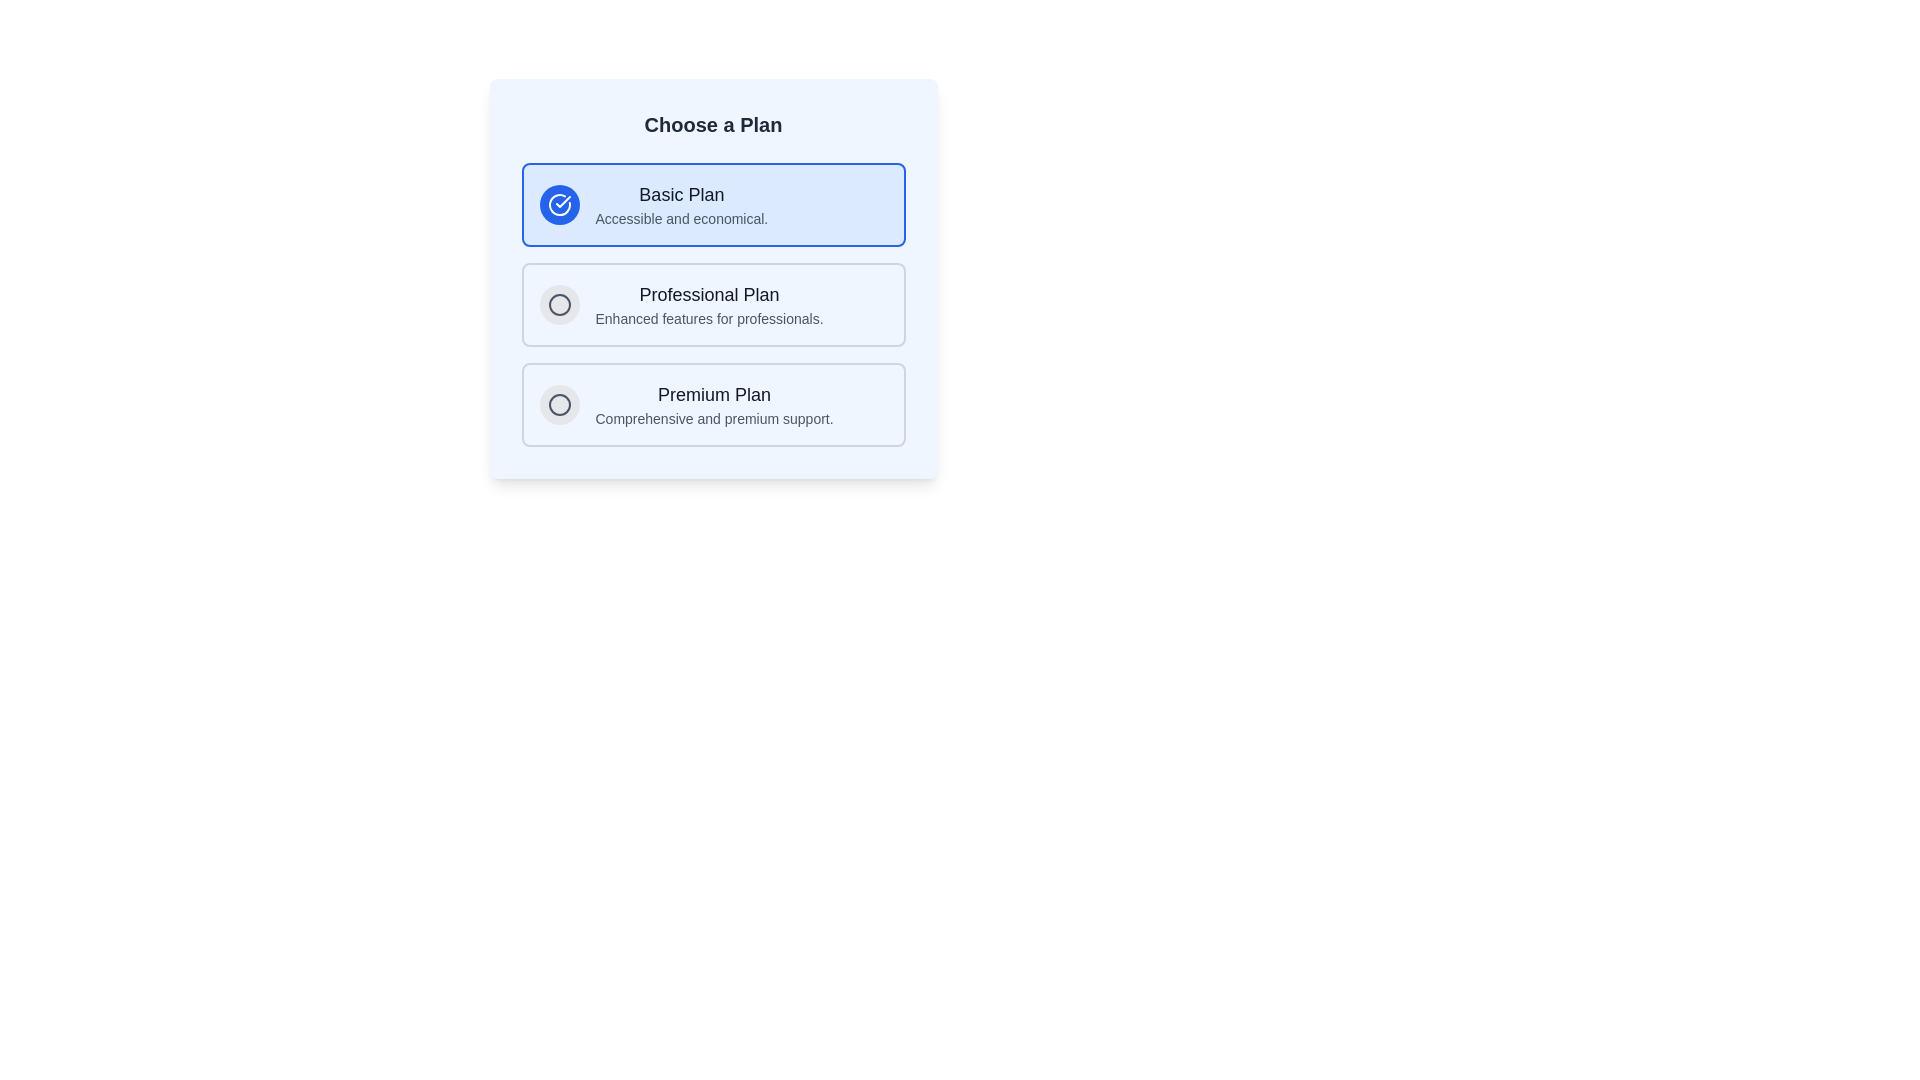  I want to click on the selectable button labeled 'Basic Plan' which features a light blue background with a blue circular icon and a white checkmark, so click(713, 204).